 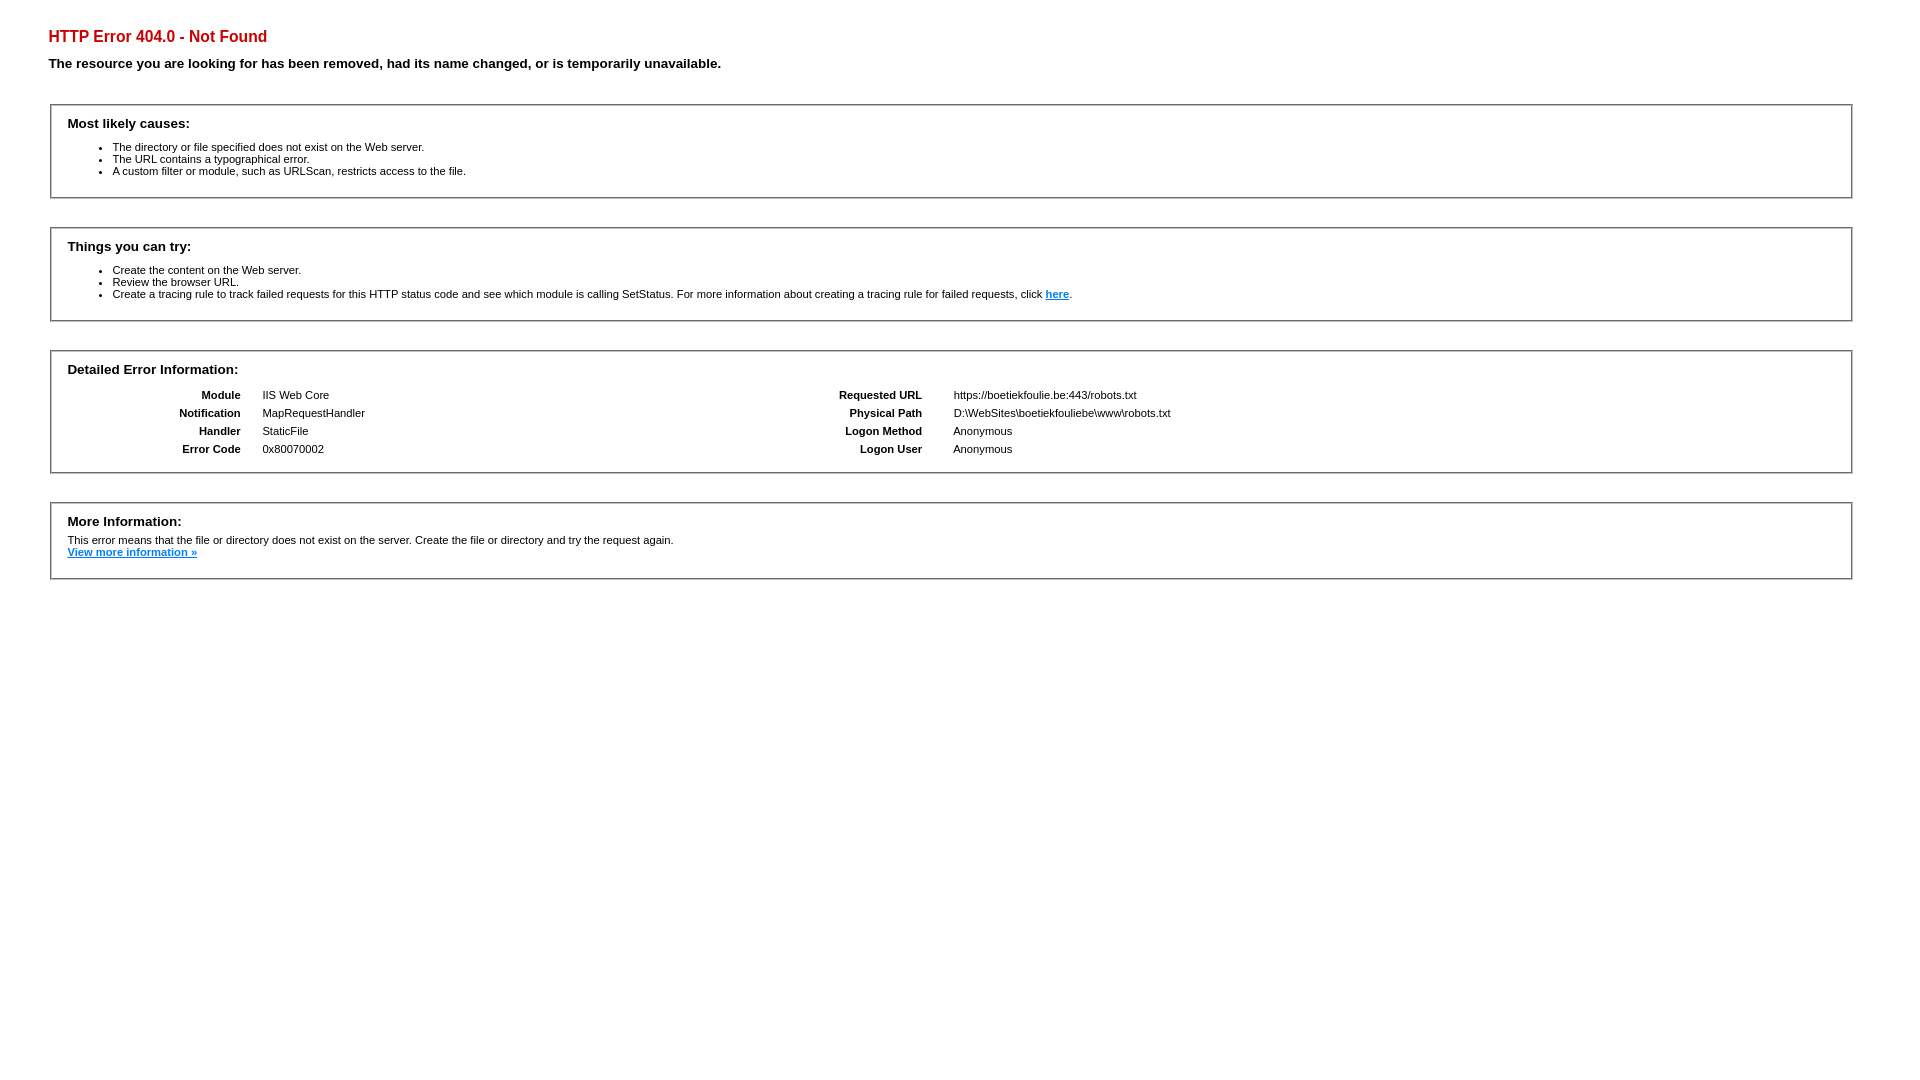 I want to click on 'here', so click(x=1056, y=293).